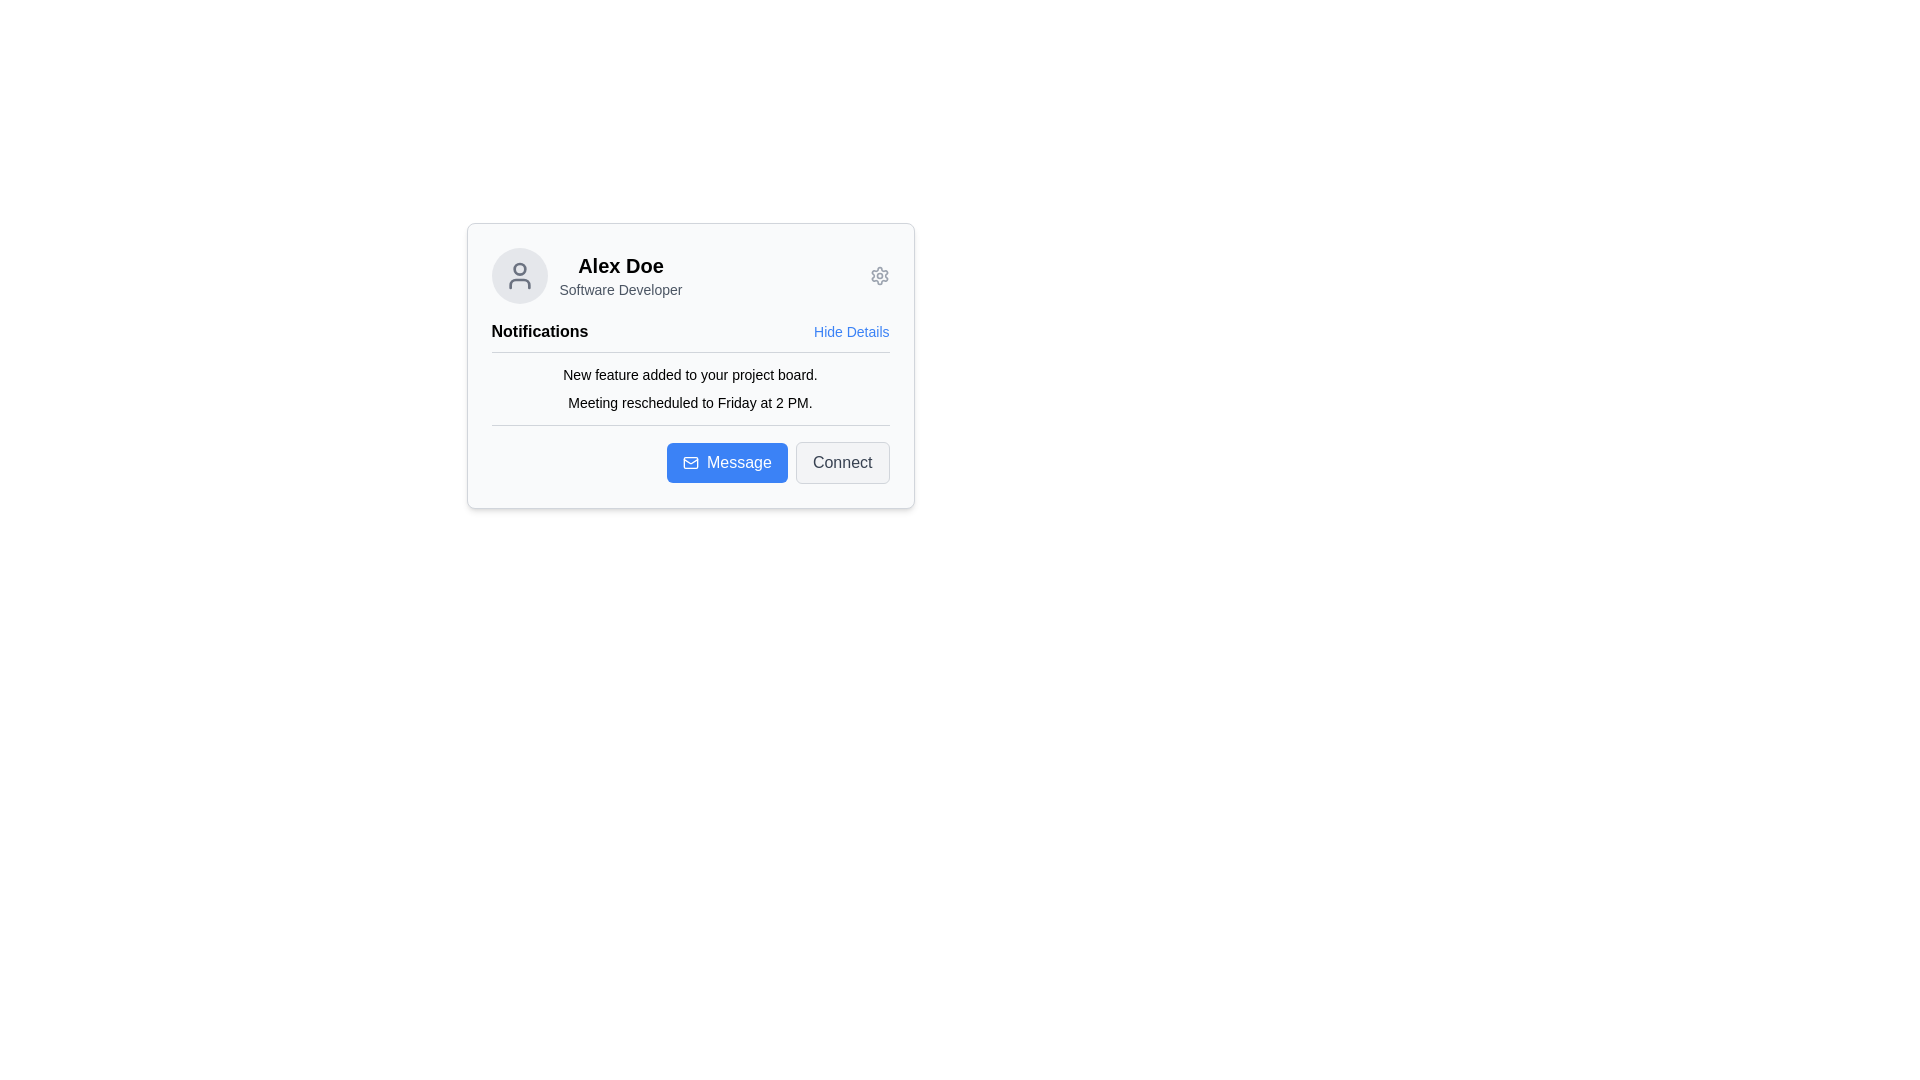 This screenshot has height=1080, width=1920. What do you see at coordinates (539, 330) in the screenshot?
I see `the 'Notifications' text label, which is bold and positioned in the top-left corner of the section, above the 'Hide Details' link` at bounding box center [539, 330].